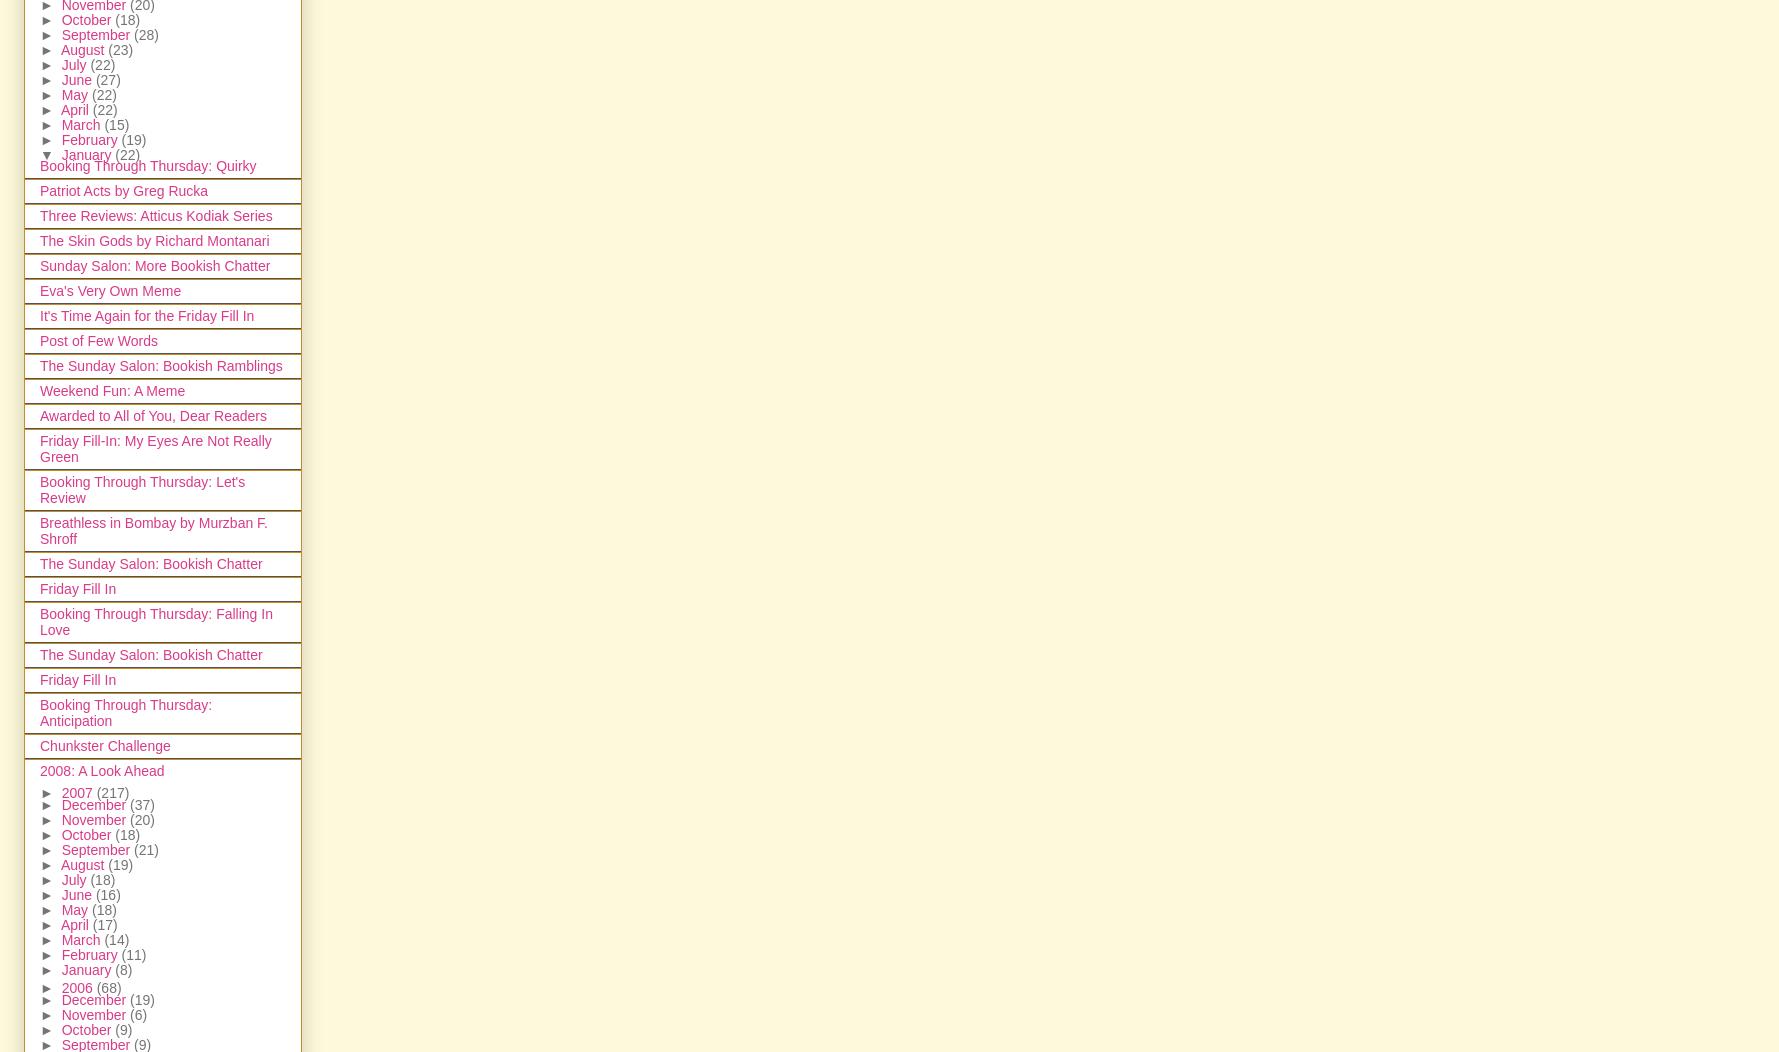 The width and height of the screenshot is (1779, 1052). Describe the element at coordinates (146, 315) in the screenshot. I see `'It's Time Again for the Friday Fill In'` at that location.